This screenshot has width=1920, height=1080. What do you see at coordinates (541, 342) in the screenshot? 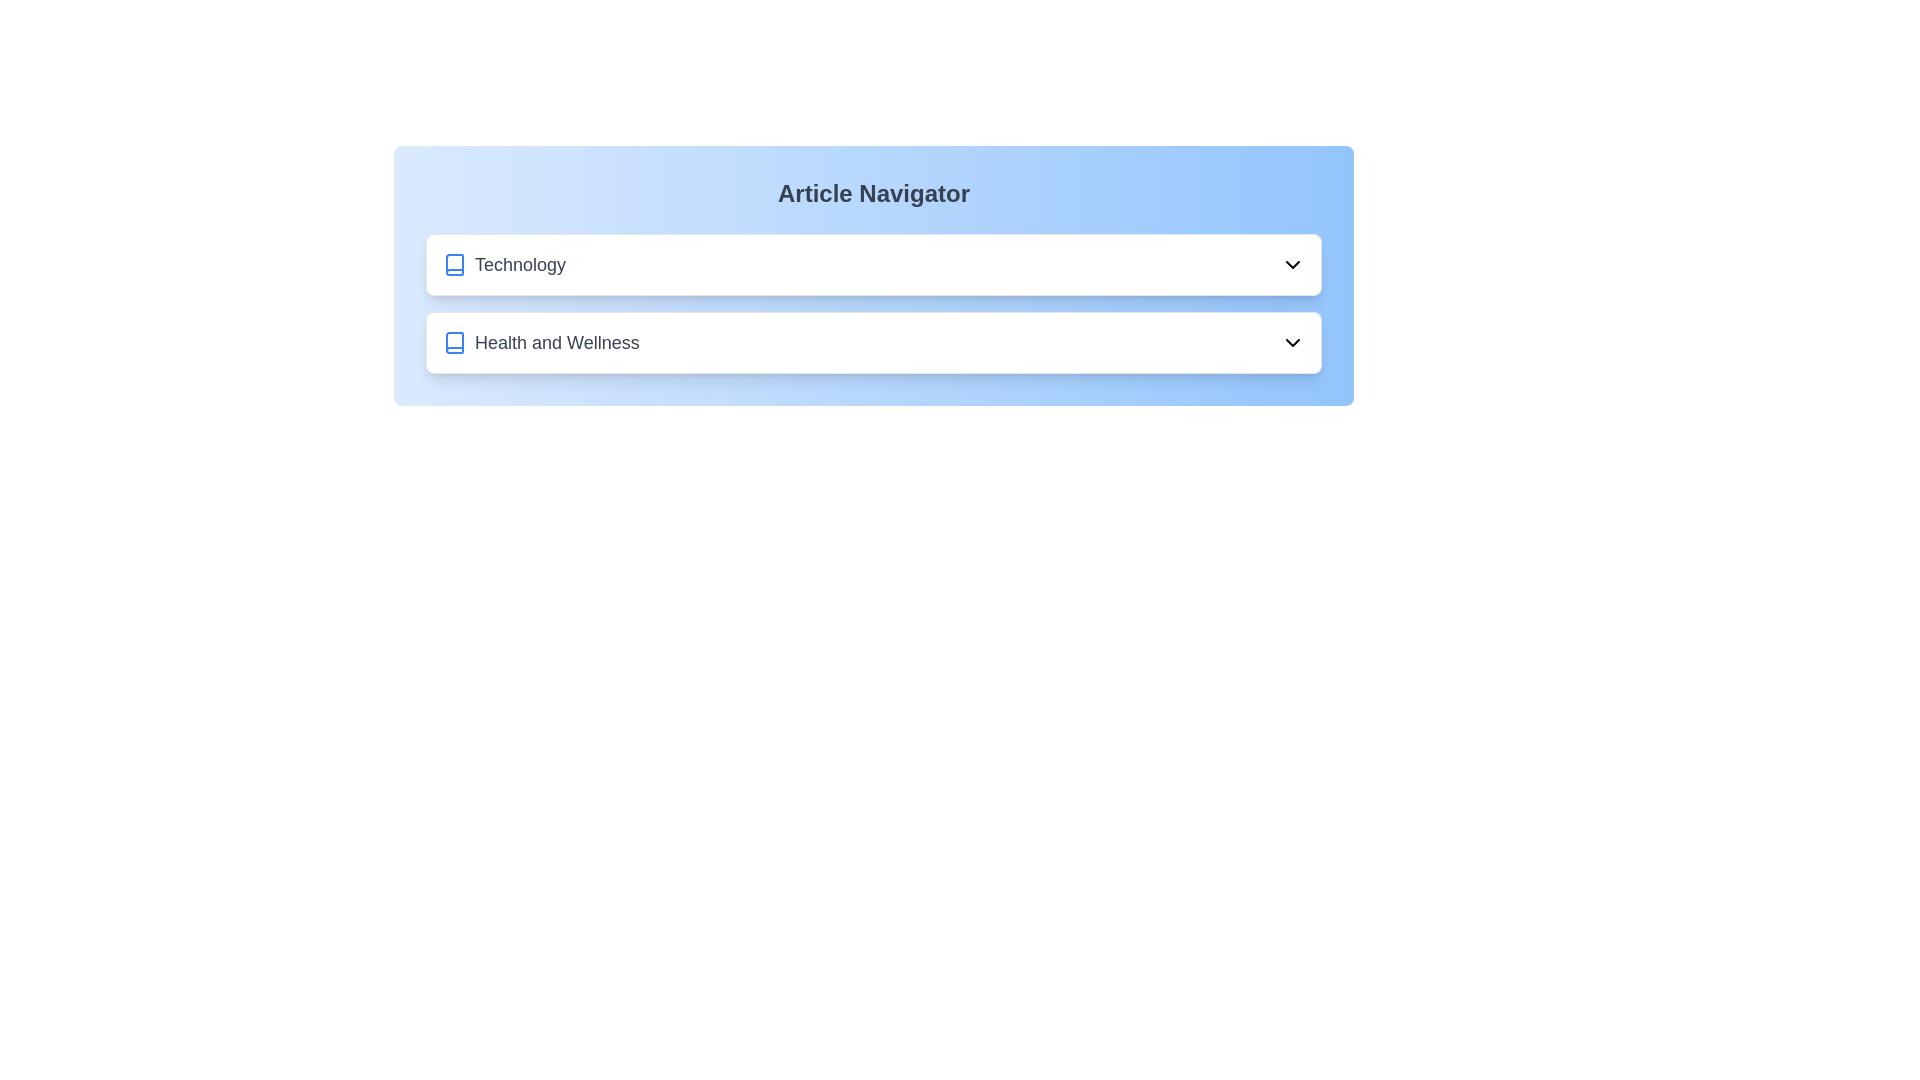
I see `the 'Health and Wellness' label with the blue open-book icon in the second row of the 'Article Navigator' section` at bounding box center [541, 342].